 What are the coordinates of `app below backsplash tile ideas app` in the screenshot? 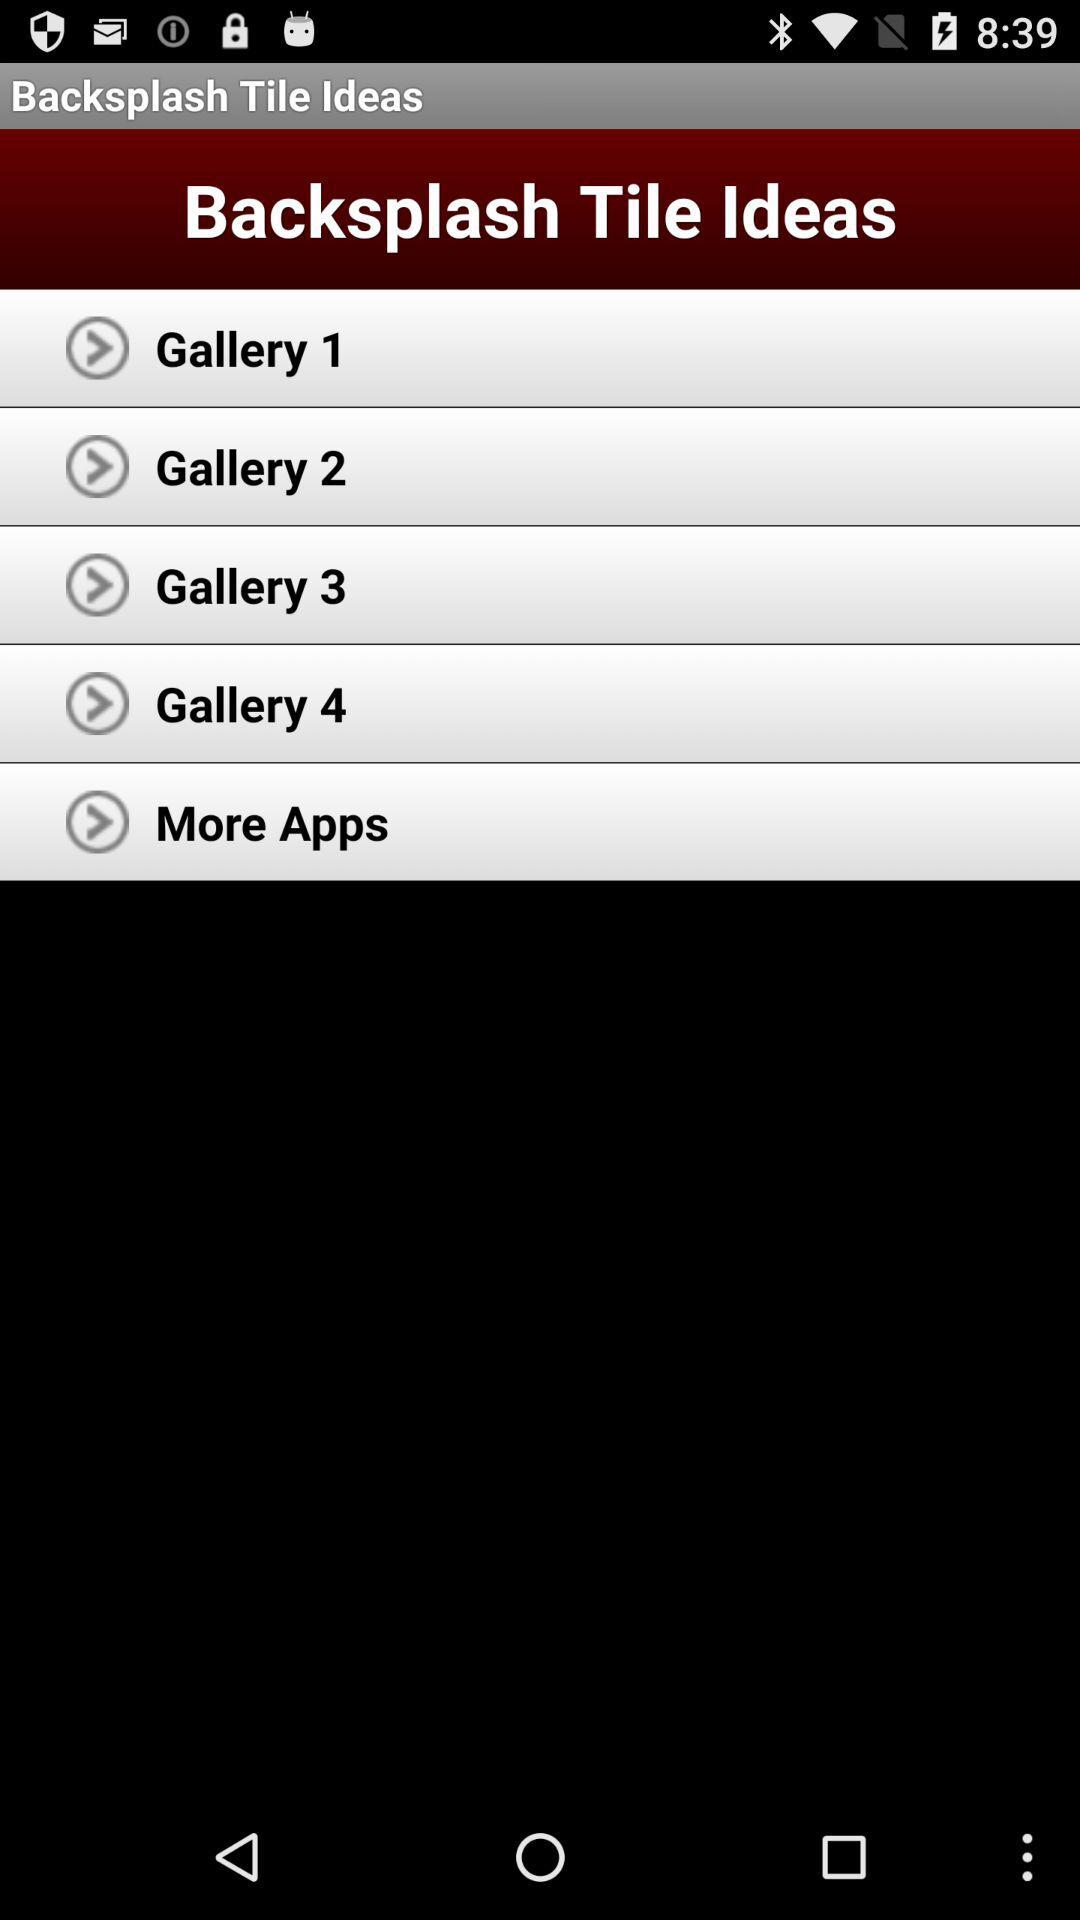 It's located at (250, 347).